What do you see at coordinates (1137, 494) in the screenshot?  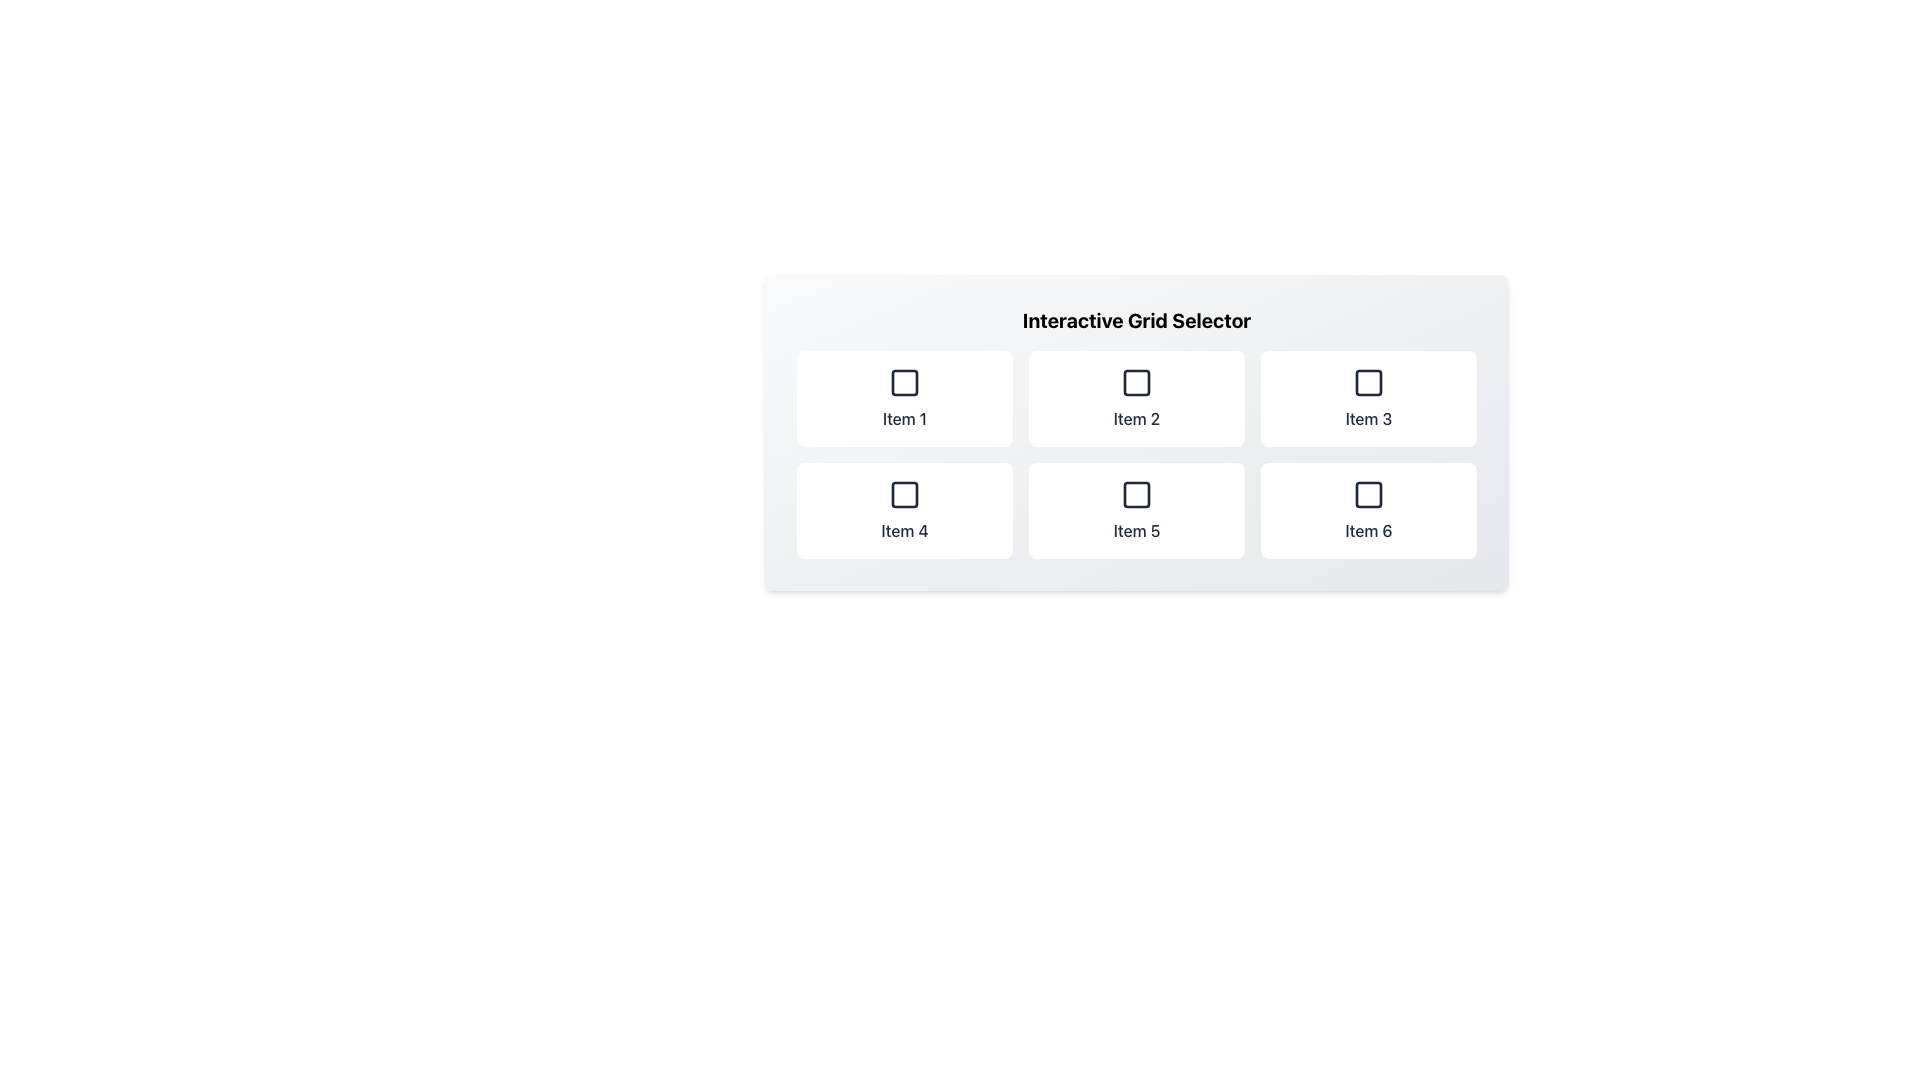 I see `the checkbox or state indicator for 'Item 5', located centrally within its grid item in the 3x2 layout` at bounding box center [1137, 494].